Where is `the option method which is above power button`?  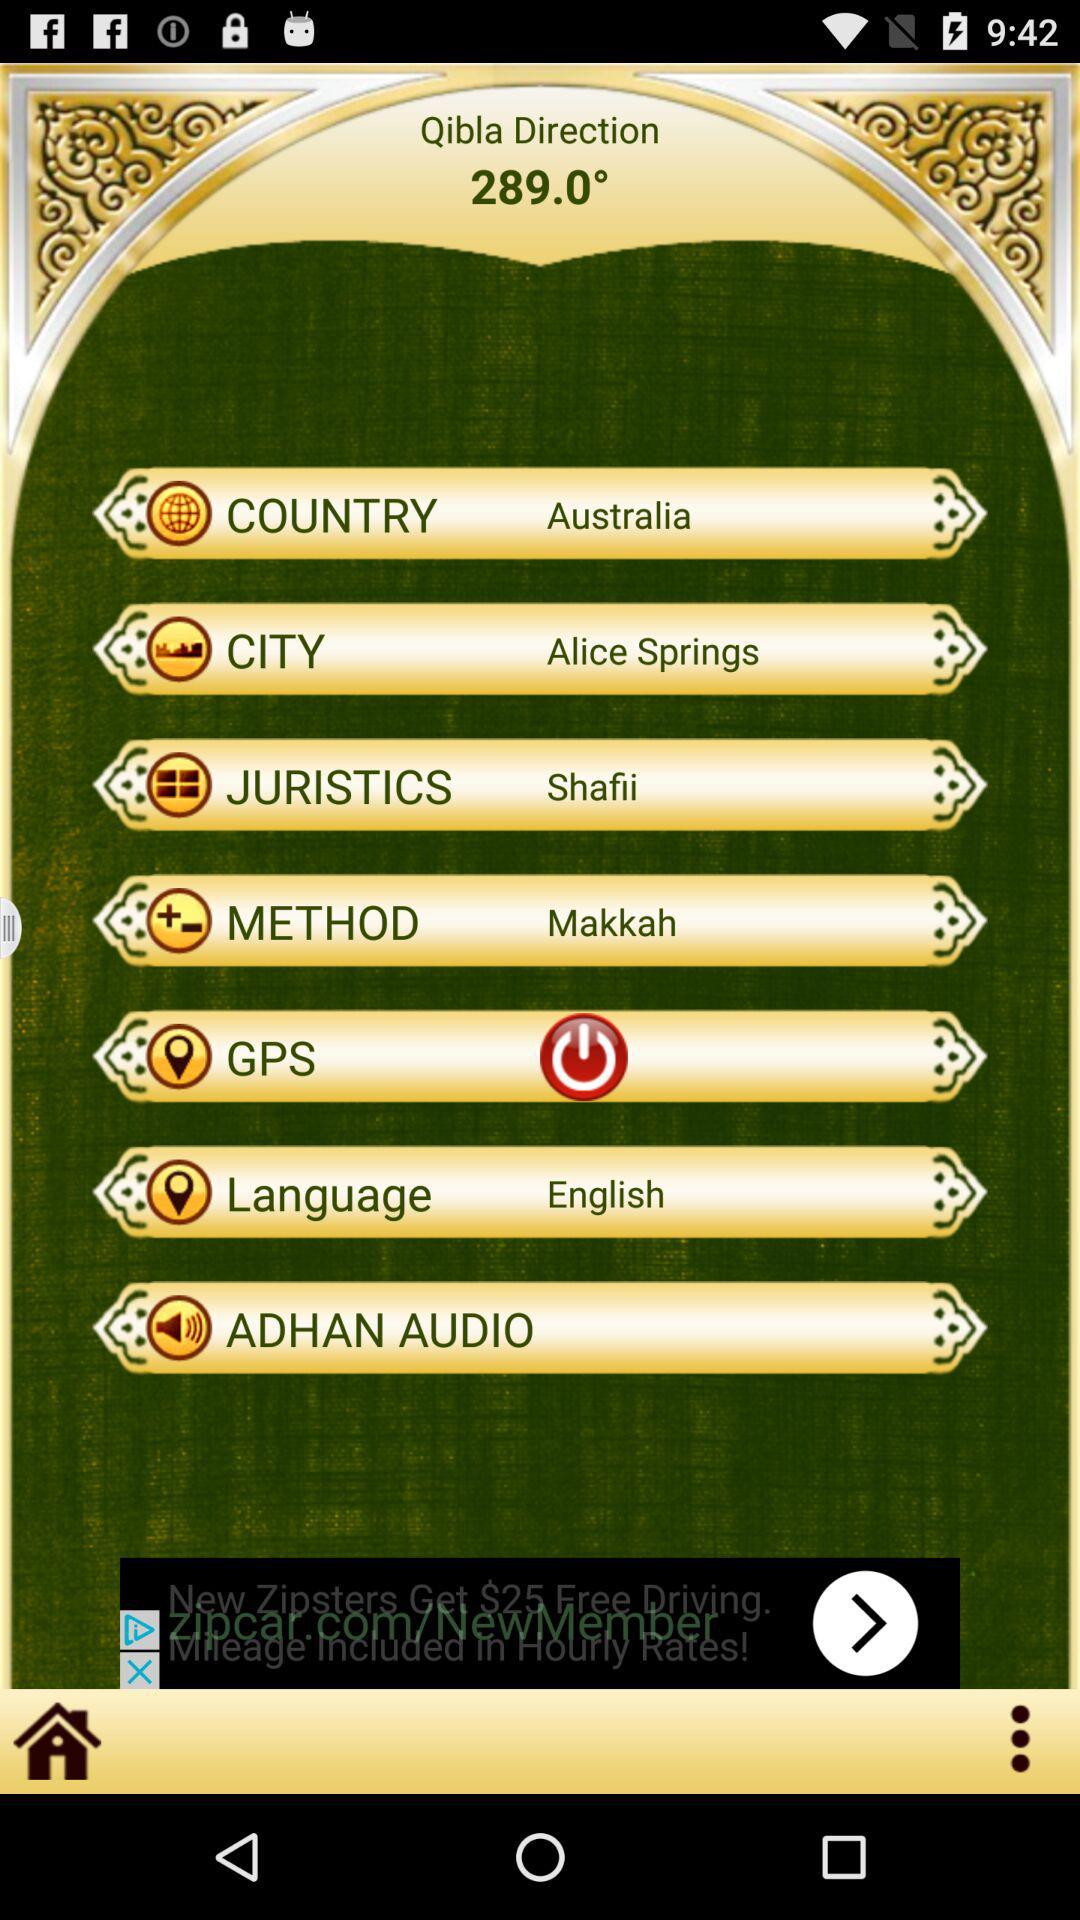 the option method which is above power button is located at coordinates (540, 920).